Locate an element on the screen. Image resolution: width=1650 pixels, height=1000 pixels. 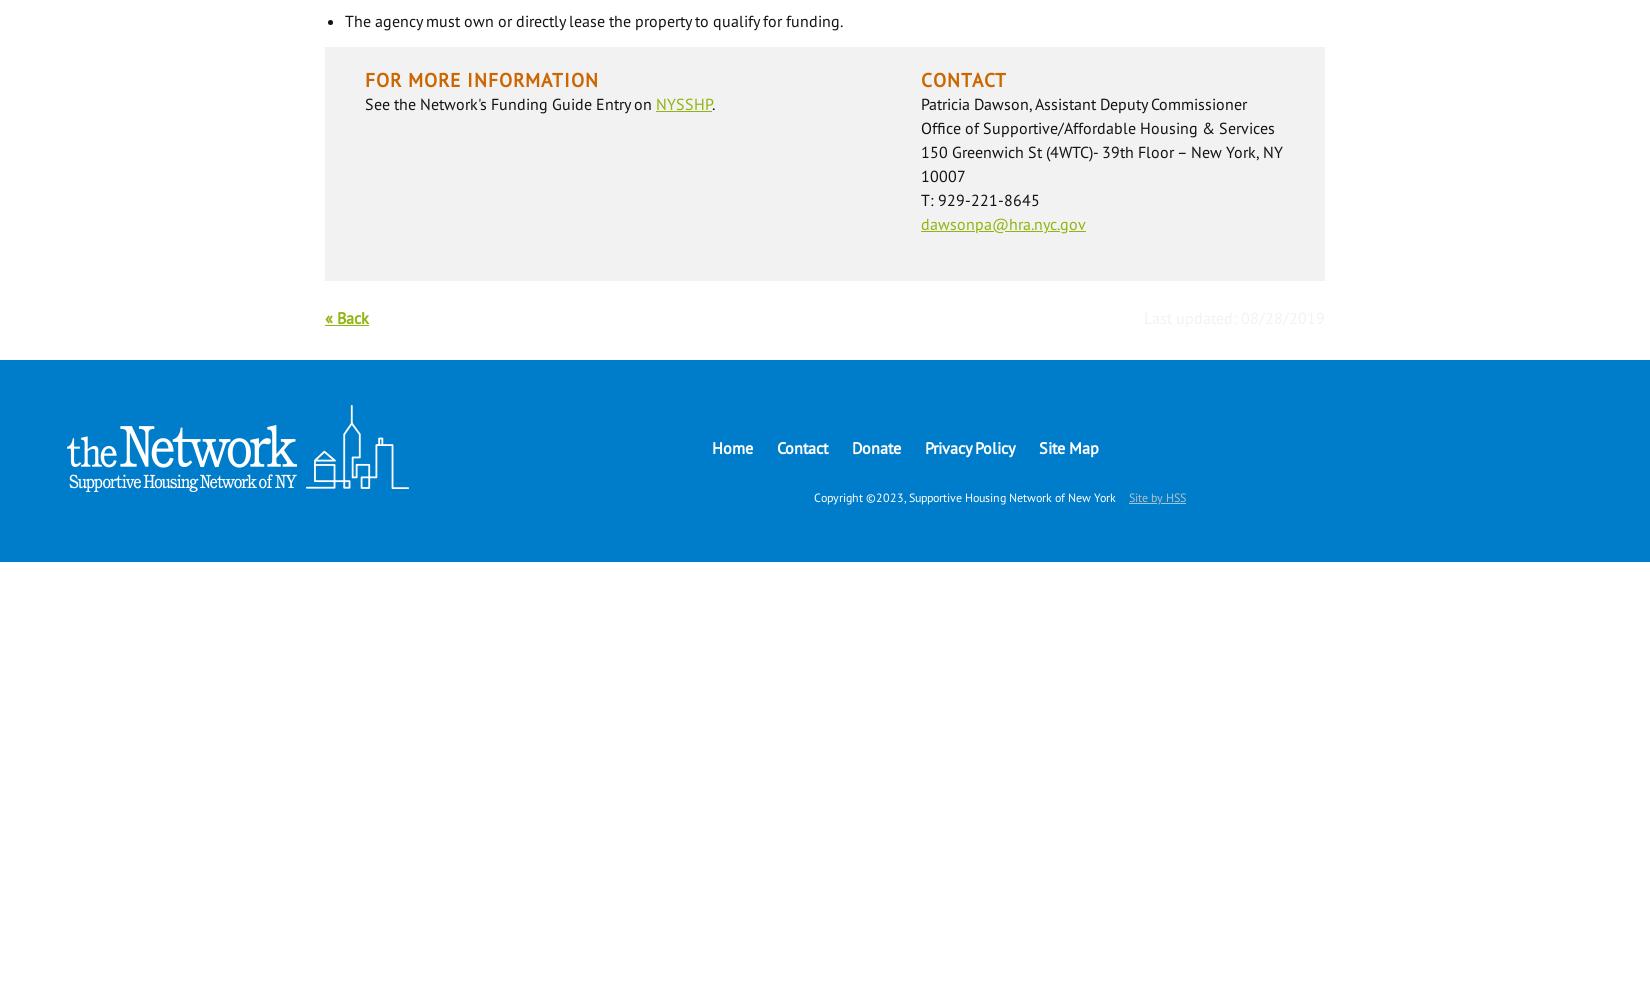
'NYSSHP' is located at coordinates (682, 103).